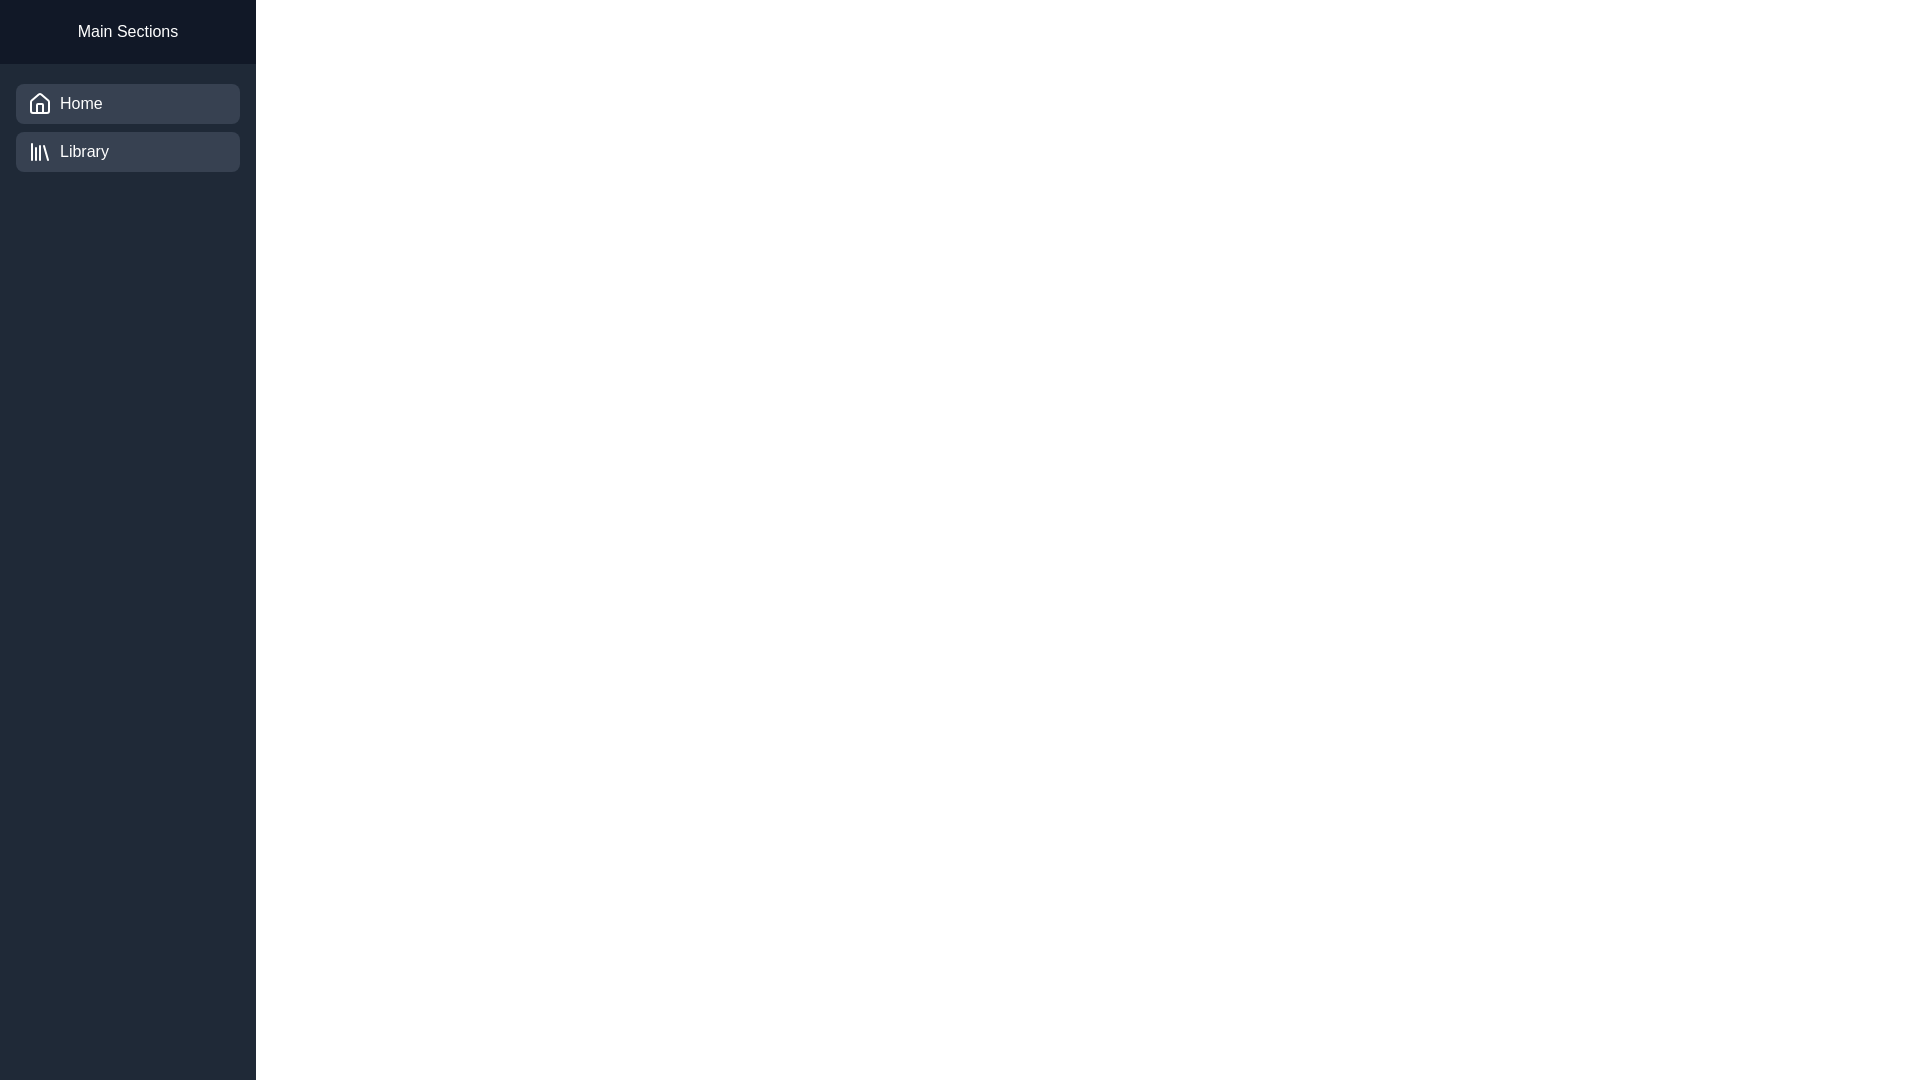  I want to click on the 'Home' button to navigate to the home section, so click(127, 104).